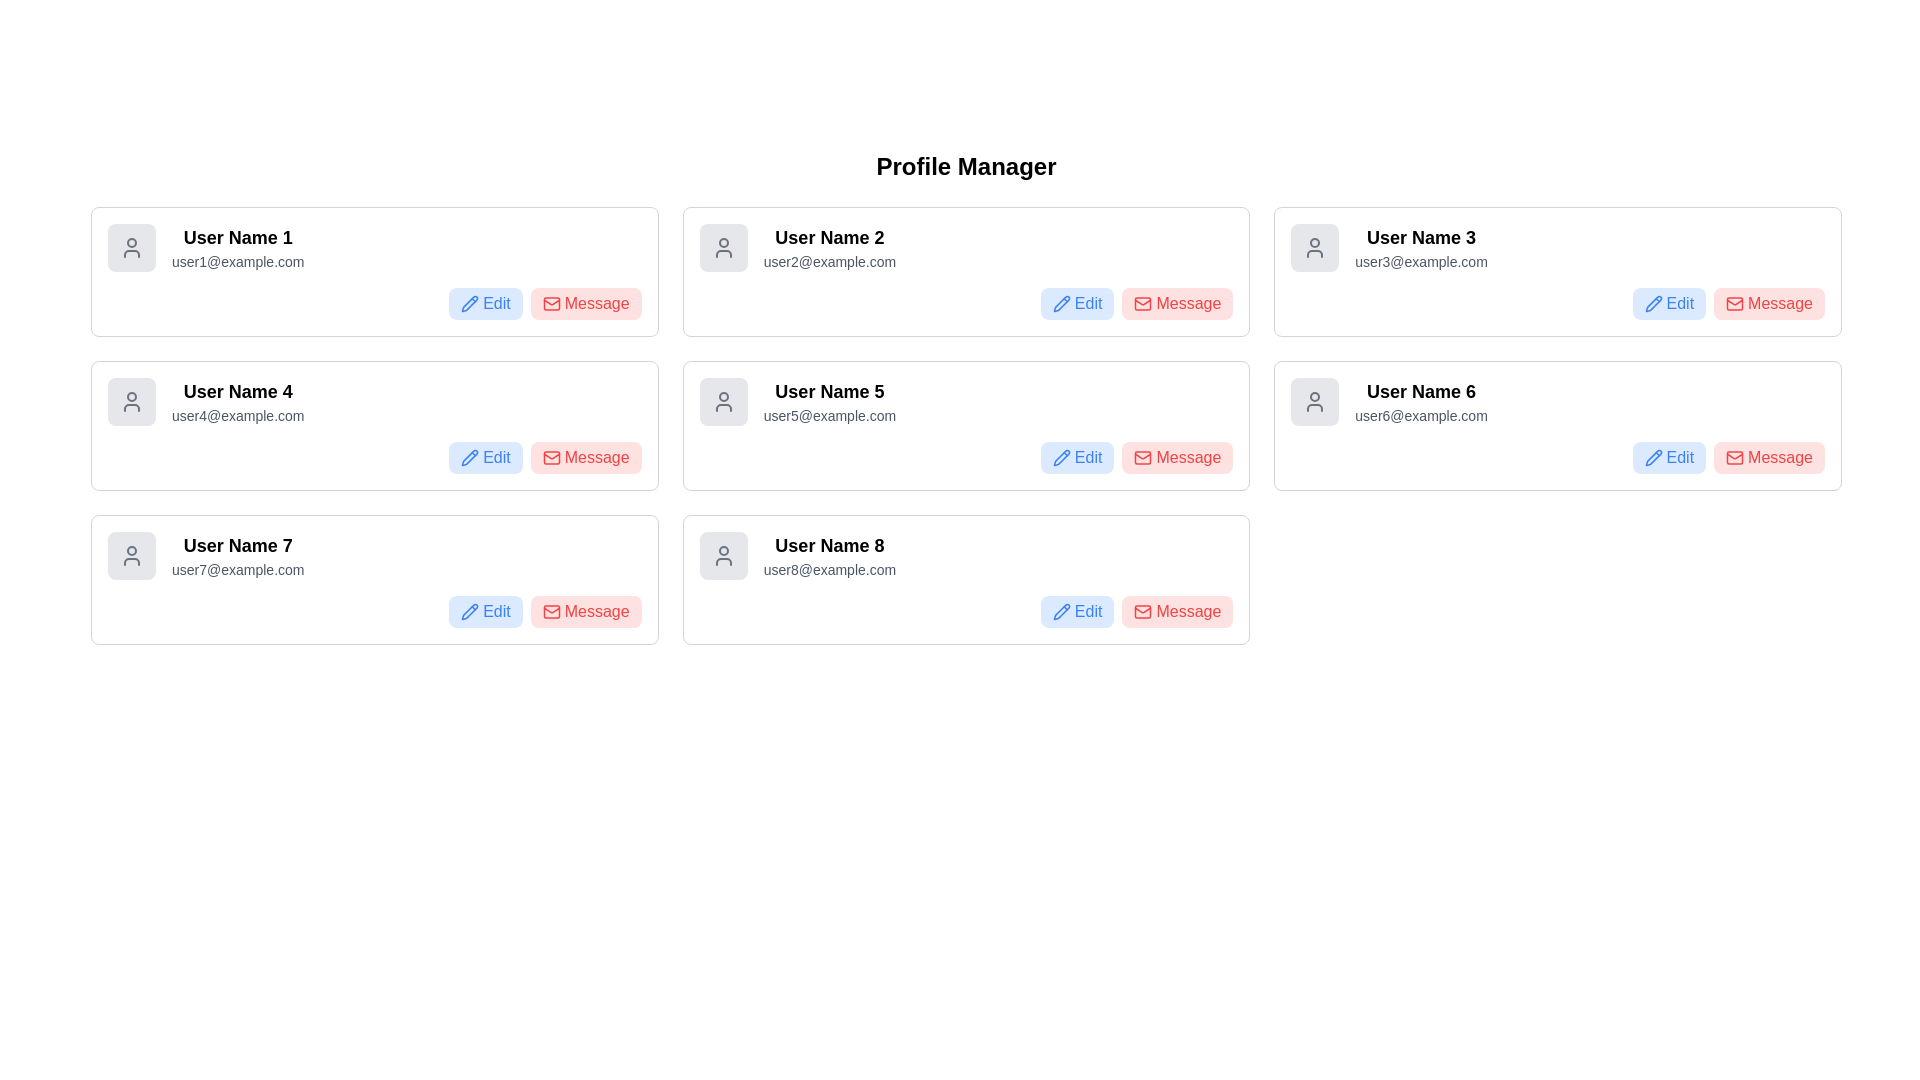 The image size is (1920, 1080). Describe the element at coordinates (1669, 458) in the screenshot. I see `the editing button located below the 'User Name 6' label` at that location.